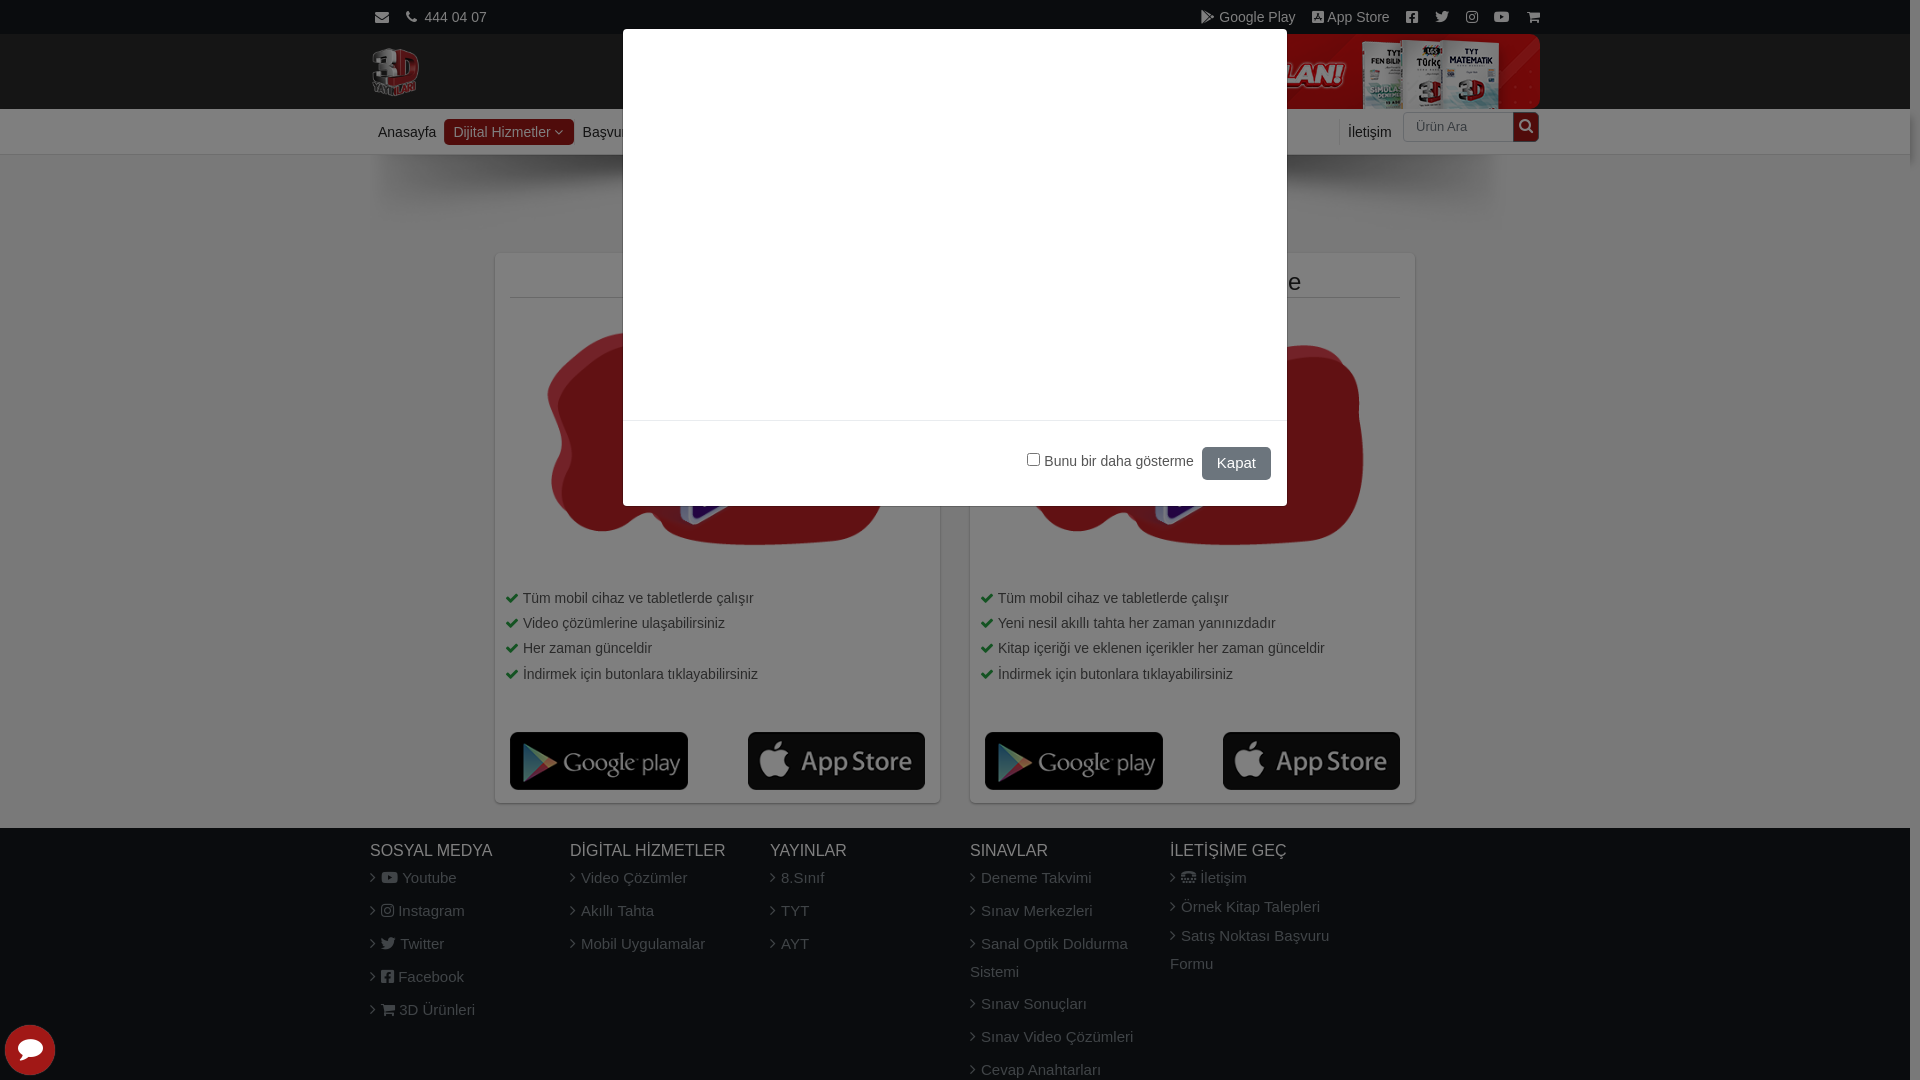 Image resolution: width=1920 pixels, height=1080 pixels. Describe the element at coordinates (508, 131) in the screenshot. I see `'Dijital Hizmetler'` at that location.